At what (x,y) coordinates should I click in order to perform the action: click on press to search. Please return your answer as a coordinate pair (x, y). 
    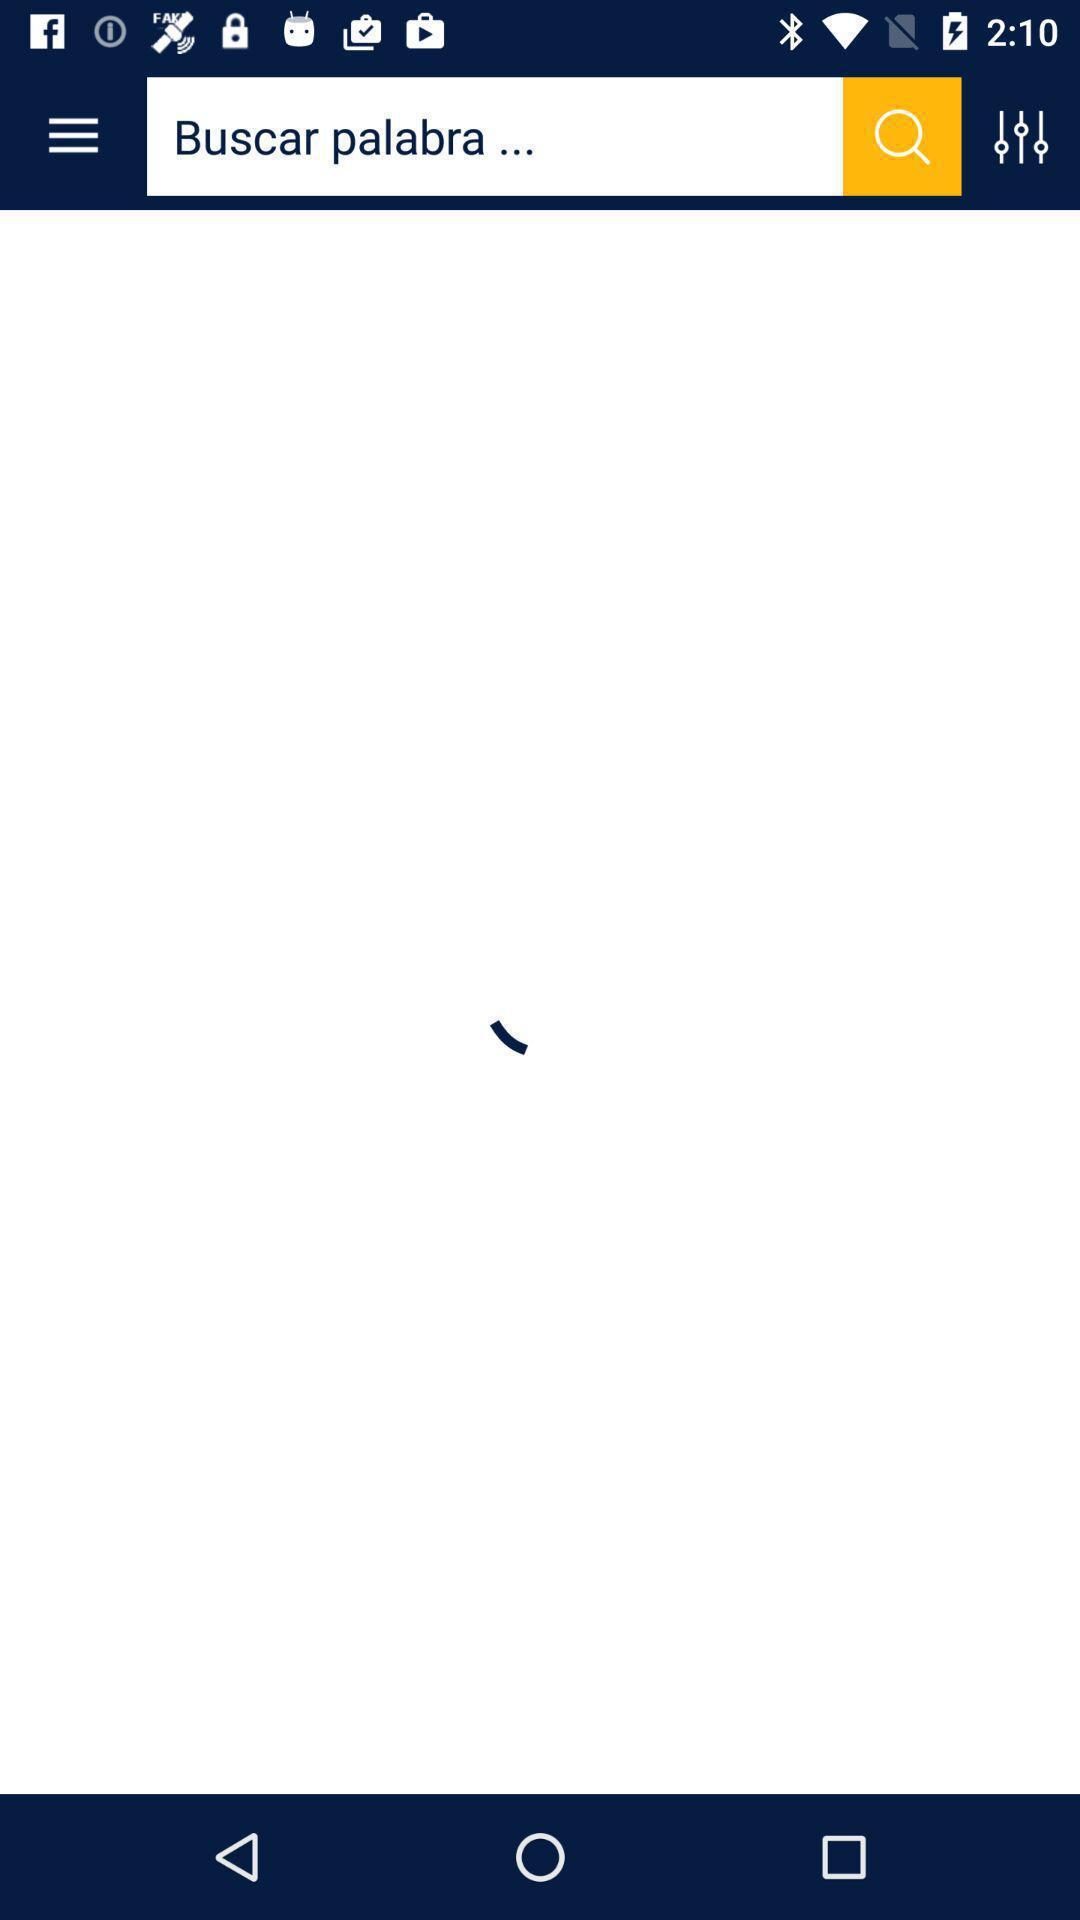
    Looking at the image, I should click on (902, 135).